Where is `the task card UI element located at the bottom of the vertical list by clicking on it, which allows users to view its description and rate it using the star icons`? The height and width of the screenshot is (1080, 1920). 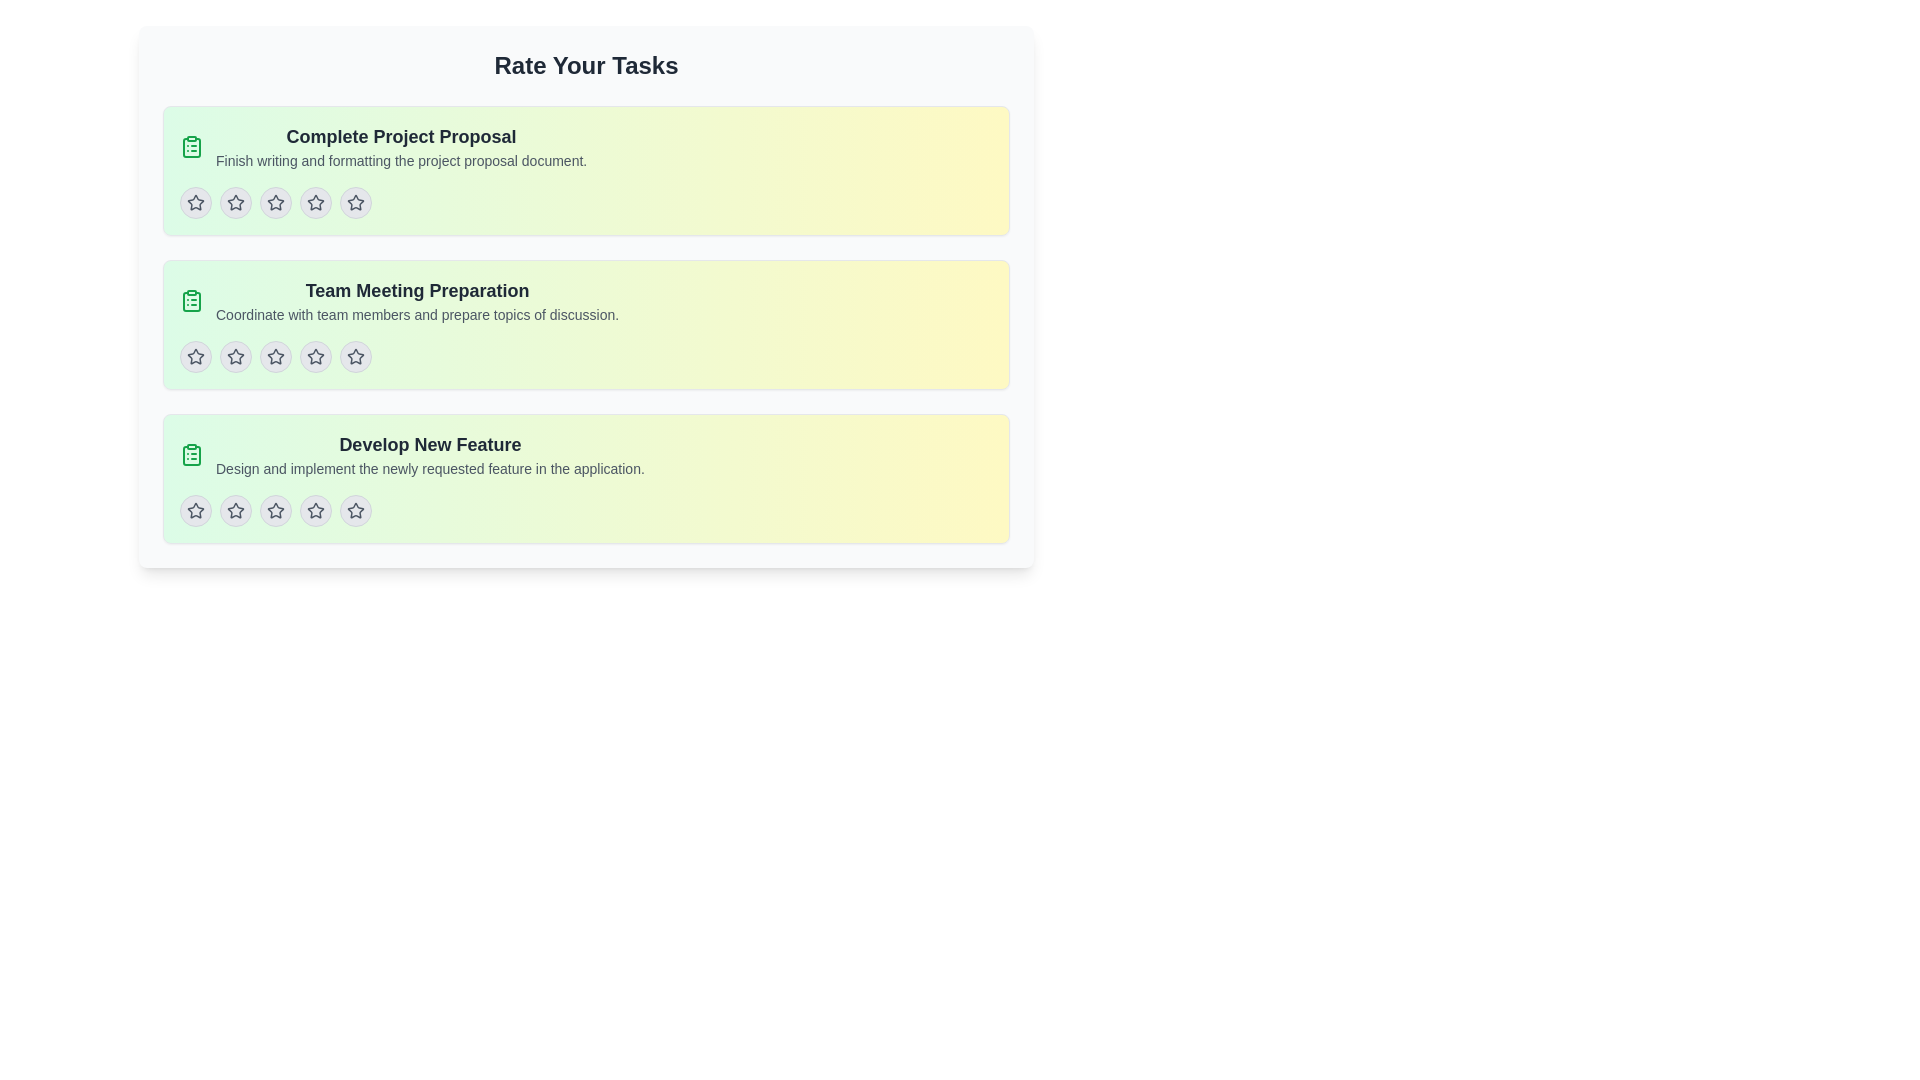
the task card UI element located at the bottom of the vertical list by clicking on it, which allows users to view its description and rate it using the star icons is located at coordinates (585, 478).